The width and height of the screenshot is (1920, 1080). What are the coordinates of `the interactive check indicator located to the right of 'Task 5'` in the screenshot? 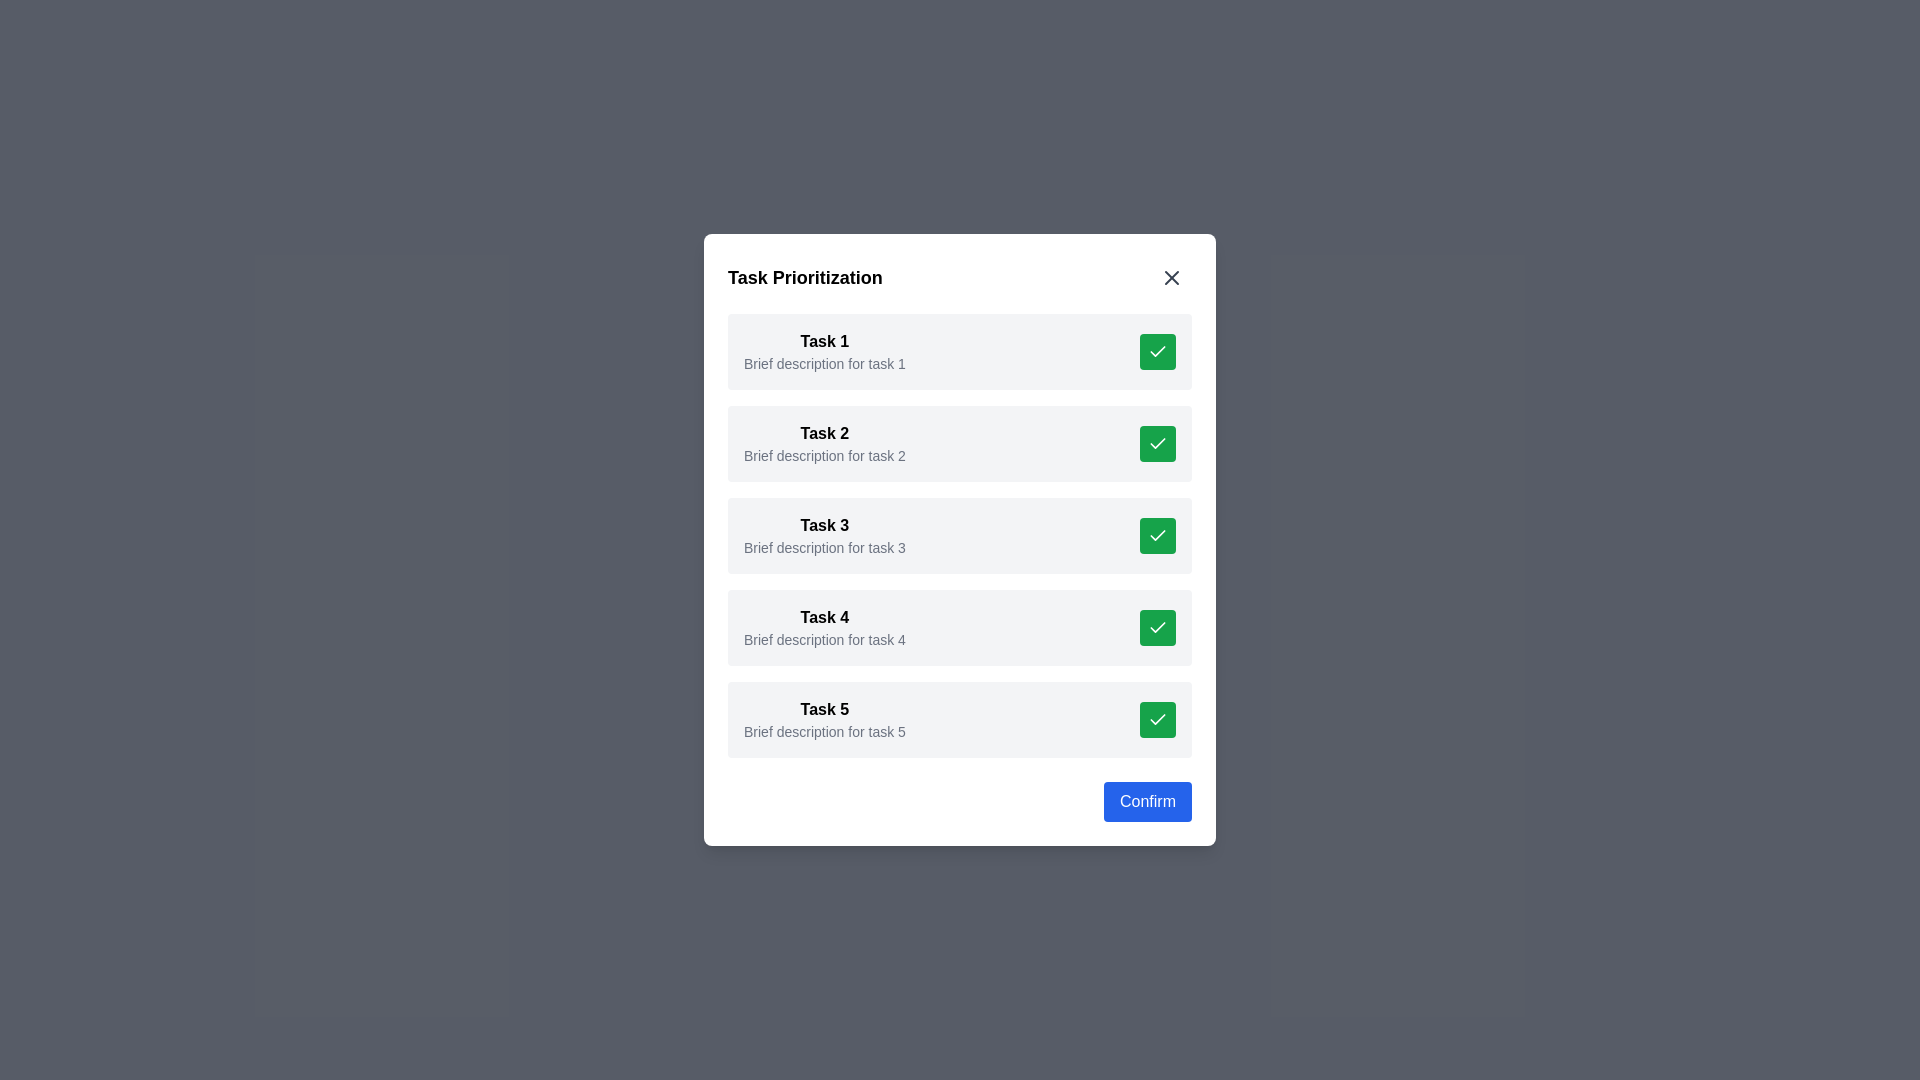 It's located at (1157, 720).